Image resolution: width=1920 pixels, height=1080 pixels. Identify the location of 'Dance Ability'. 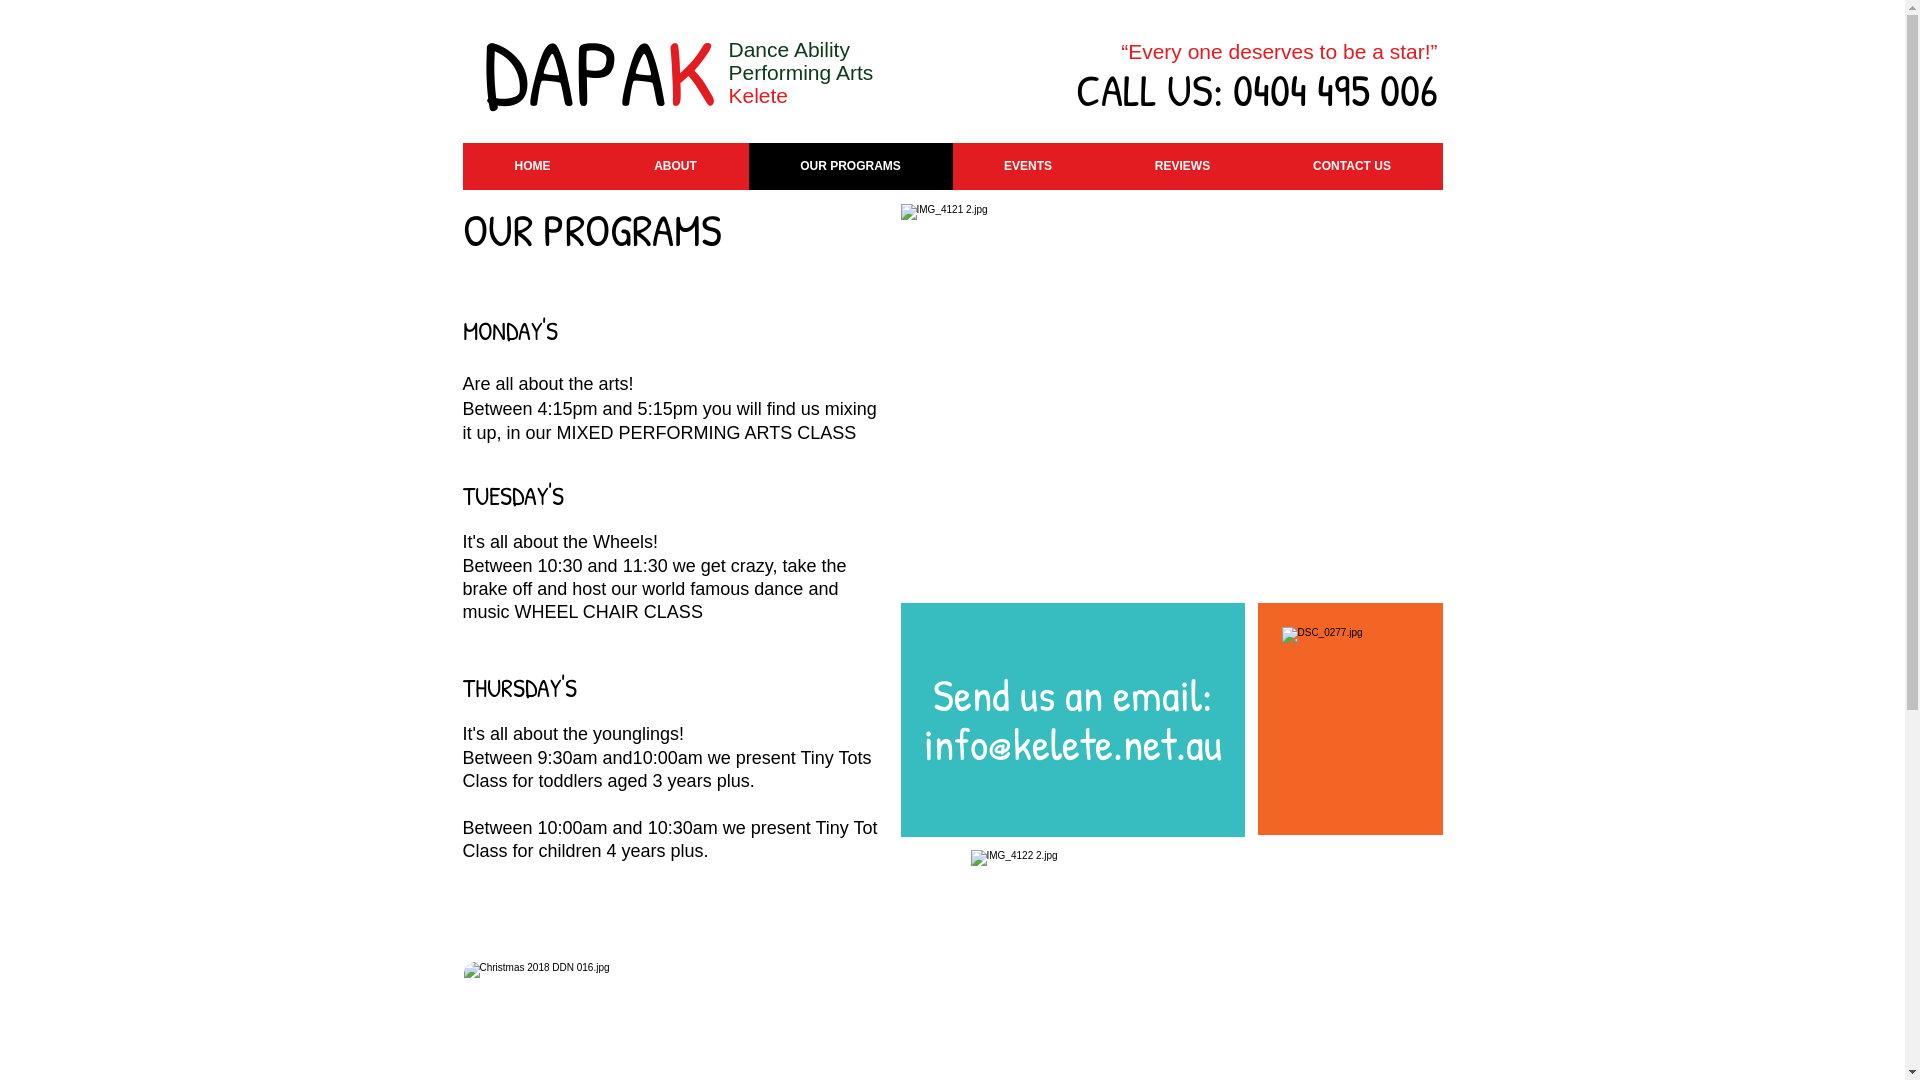
(787, 48).